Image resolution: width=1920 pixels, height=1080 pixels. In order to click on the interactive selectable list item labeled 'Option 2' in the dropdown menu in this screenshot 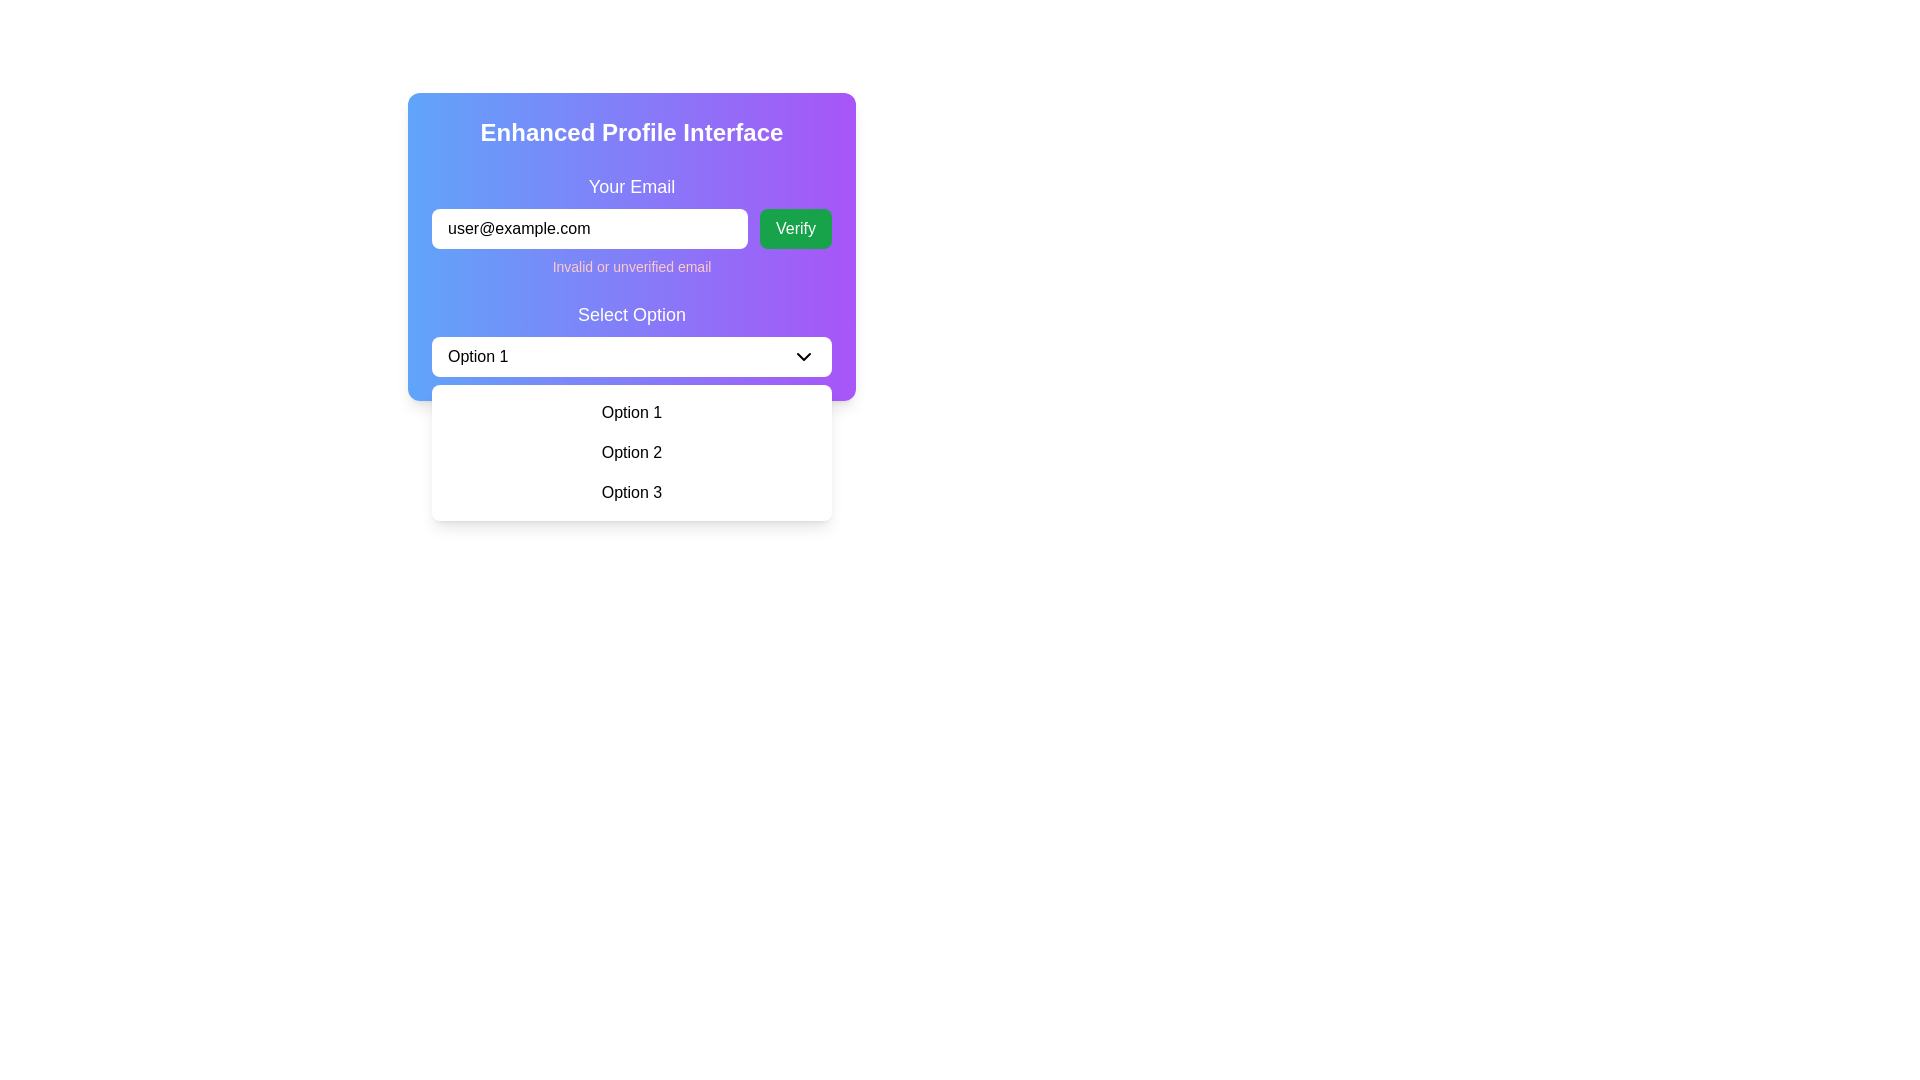, I will do `click(631, 452)`.